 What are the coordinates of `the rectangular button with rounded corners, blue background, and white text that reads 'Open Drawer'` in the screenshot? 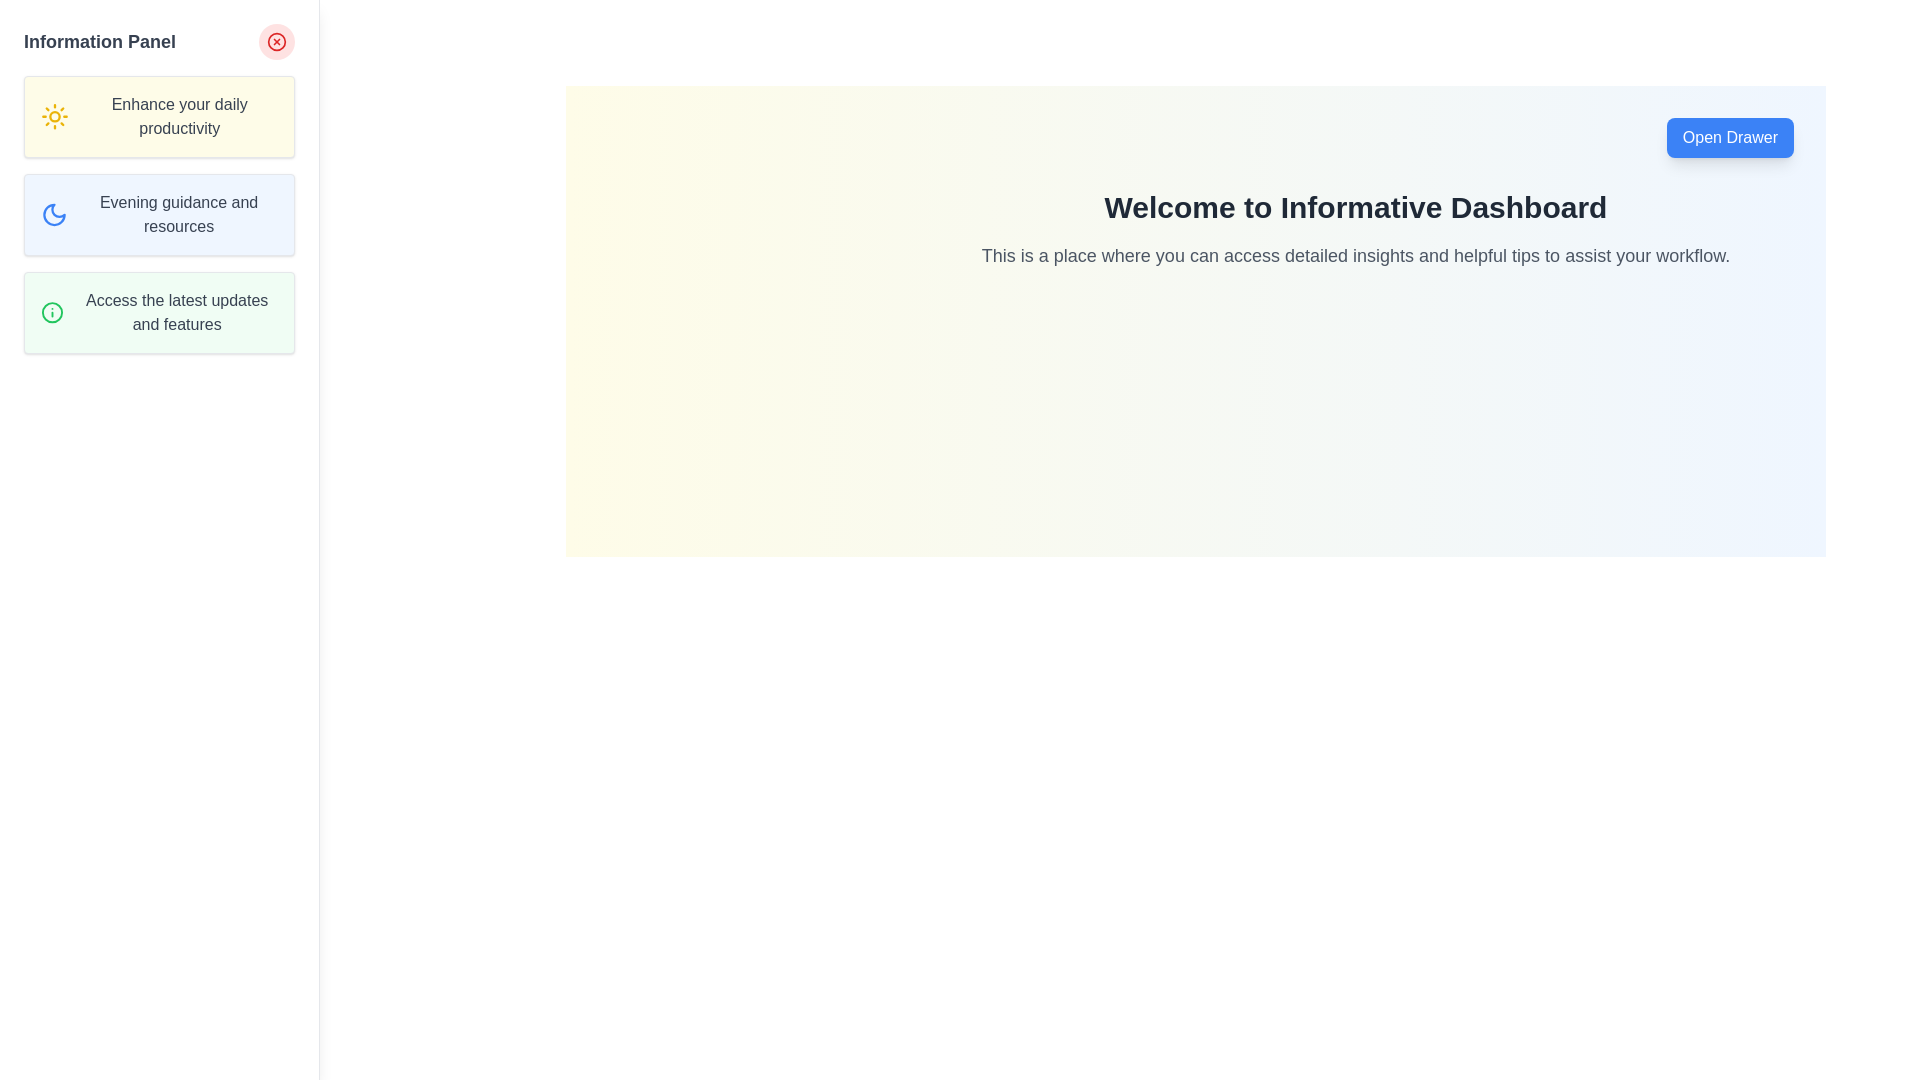 It's located at (1729, 137).